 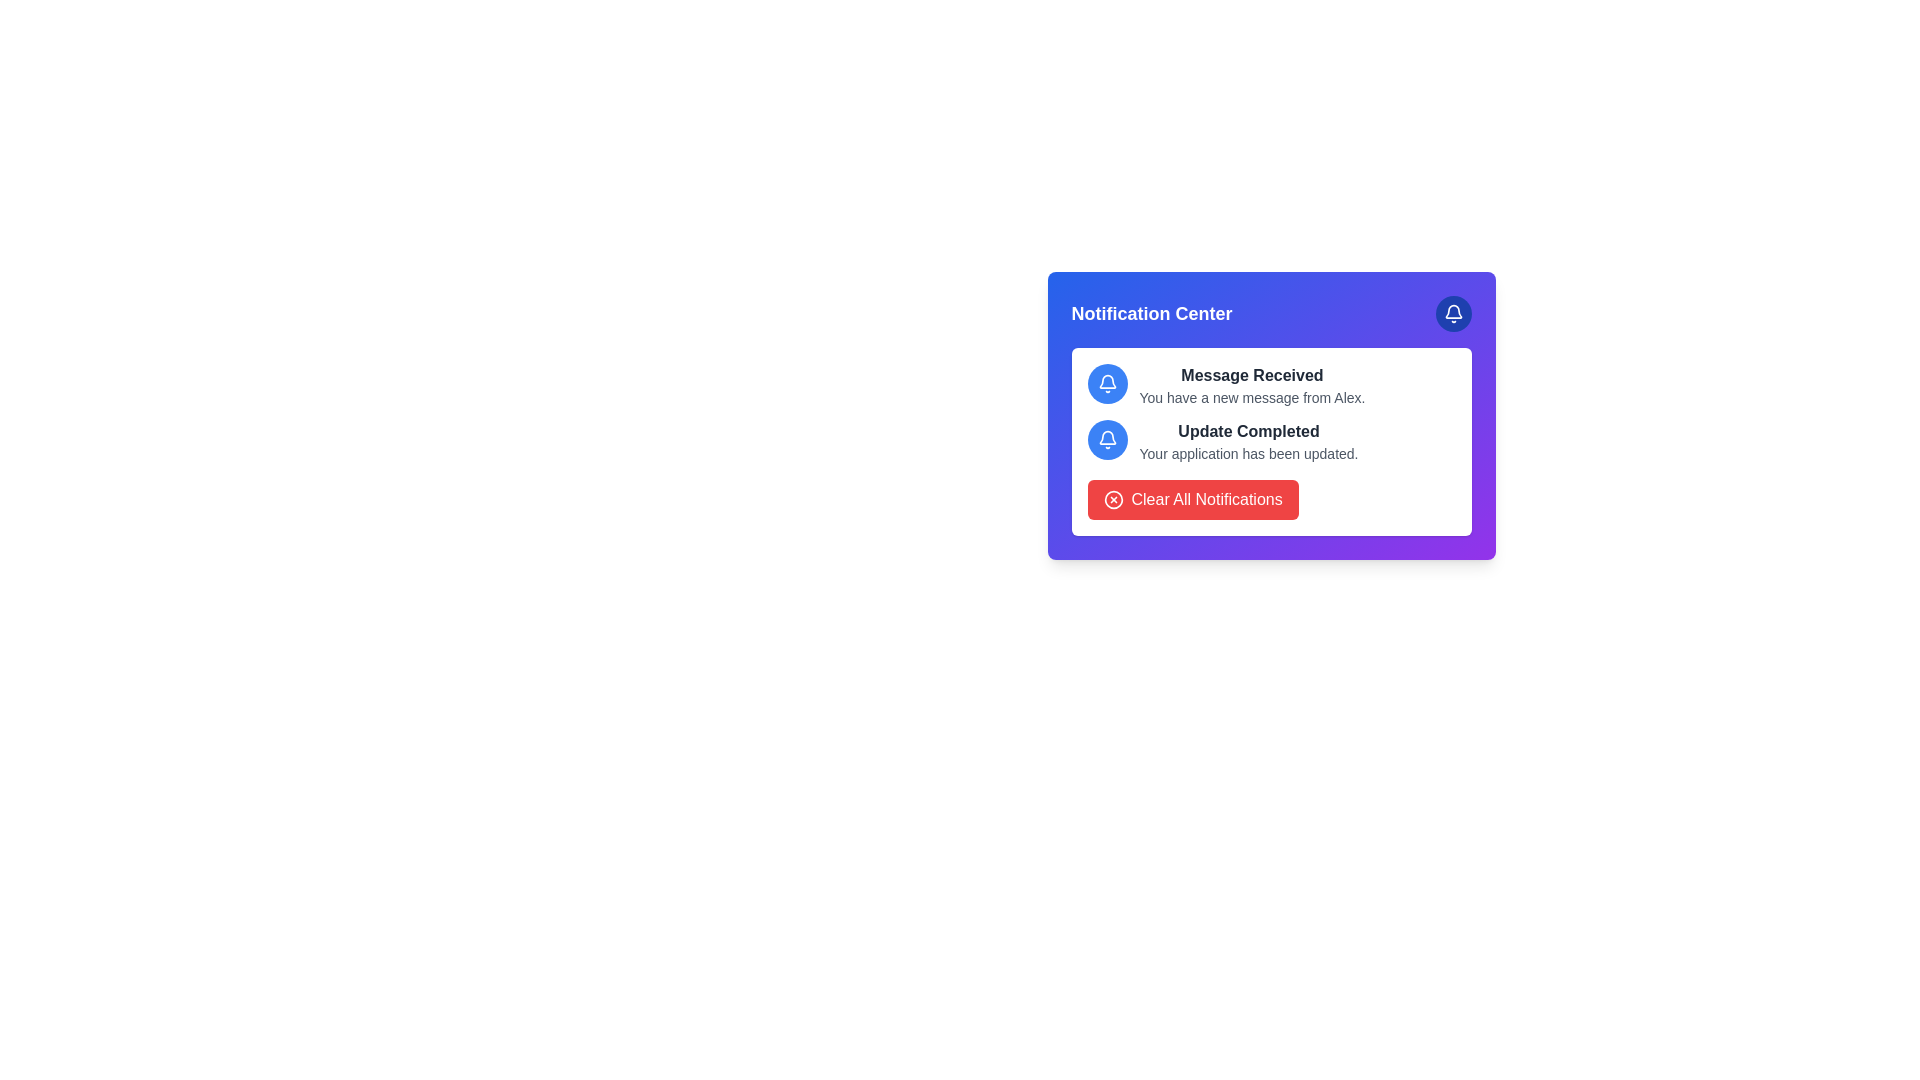 I want to click on the notification represented by a blue circular icon with a white bell symbol, which contains the text 'Update Completed' and 'Your application has been updated.' This notification is the second in the list, below 'Message Received.', so click(x=1270, y=441).